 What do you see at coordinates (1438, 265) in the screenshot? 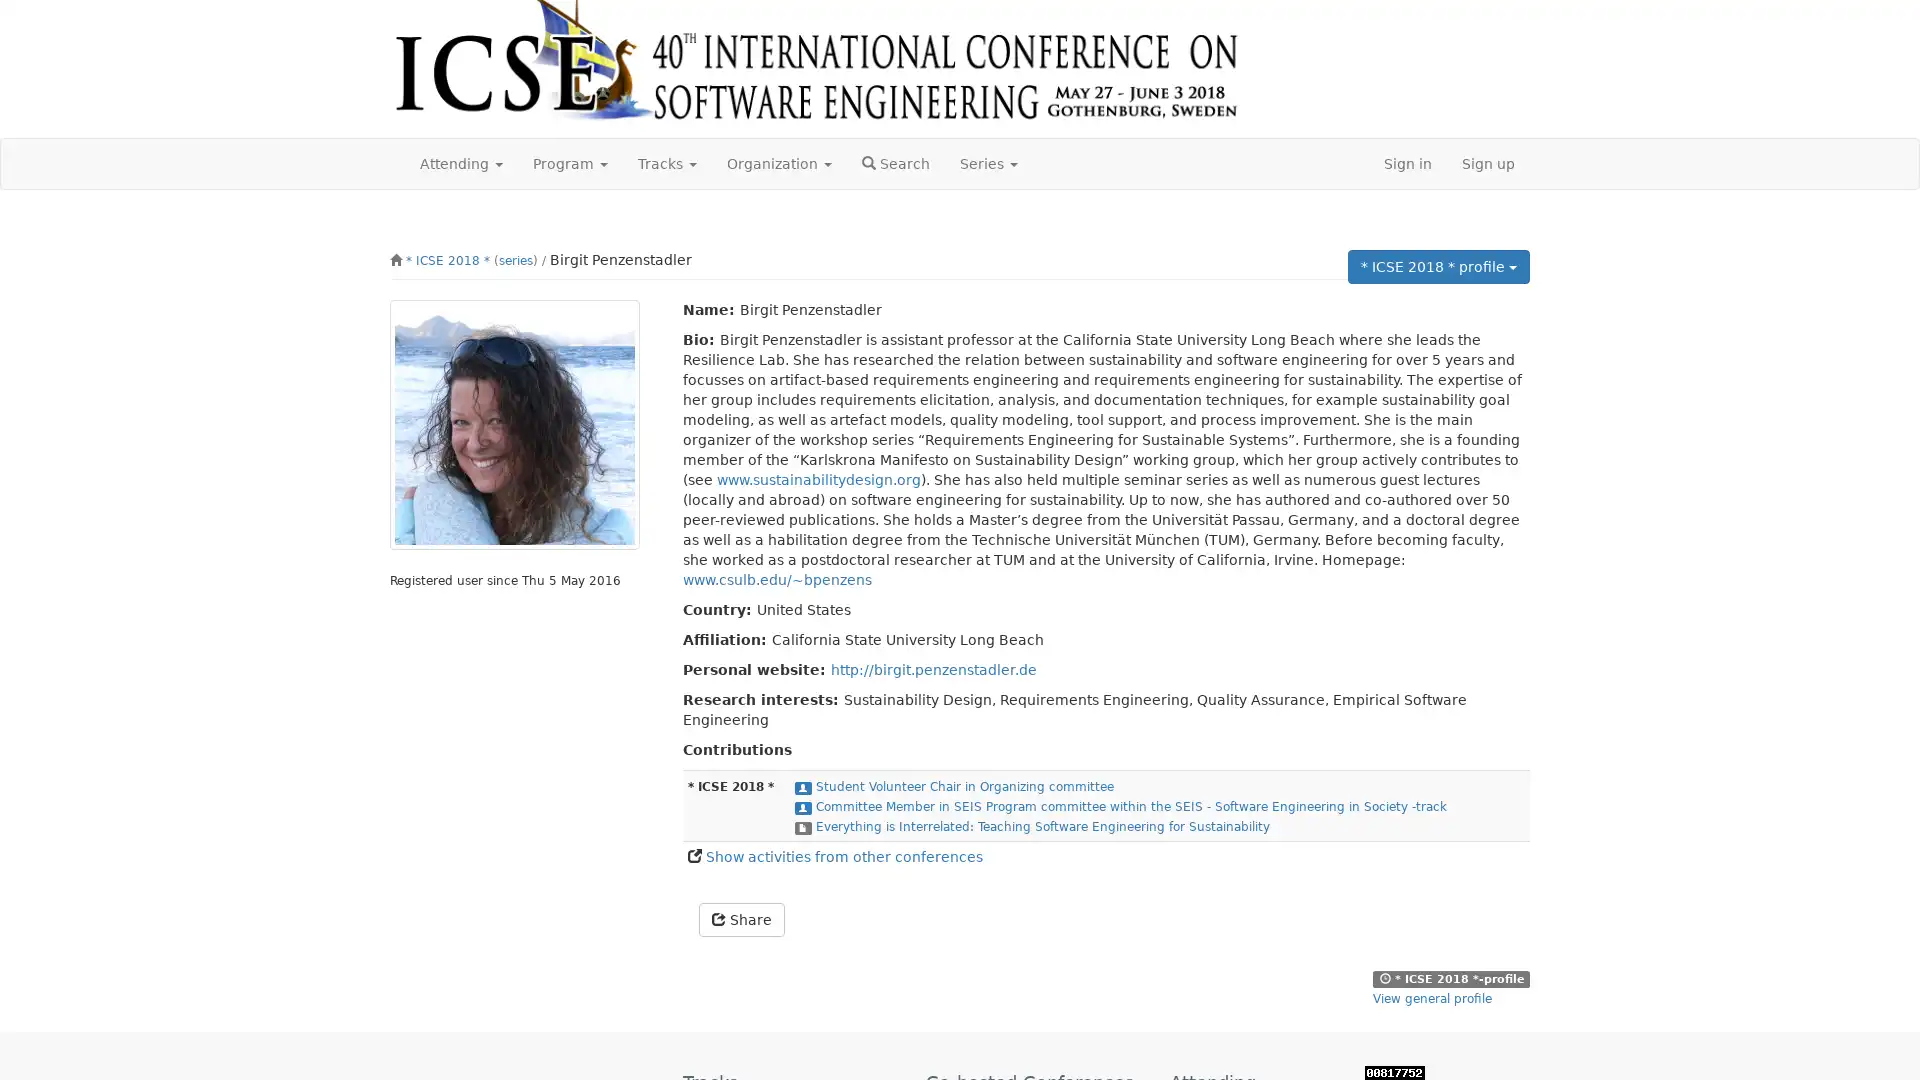
I see `* ICSE 2018 * profile` at bounding box center [1438, 265].